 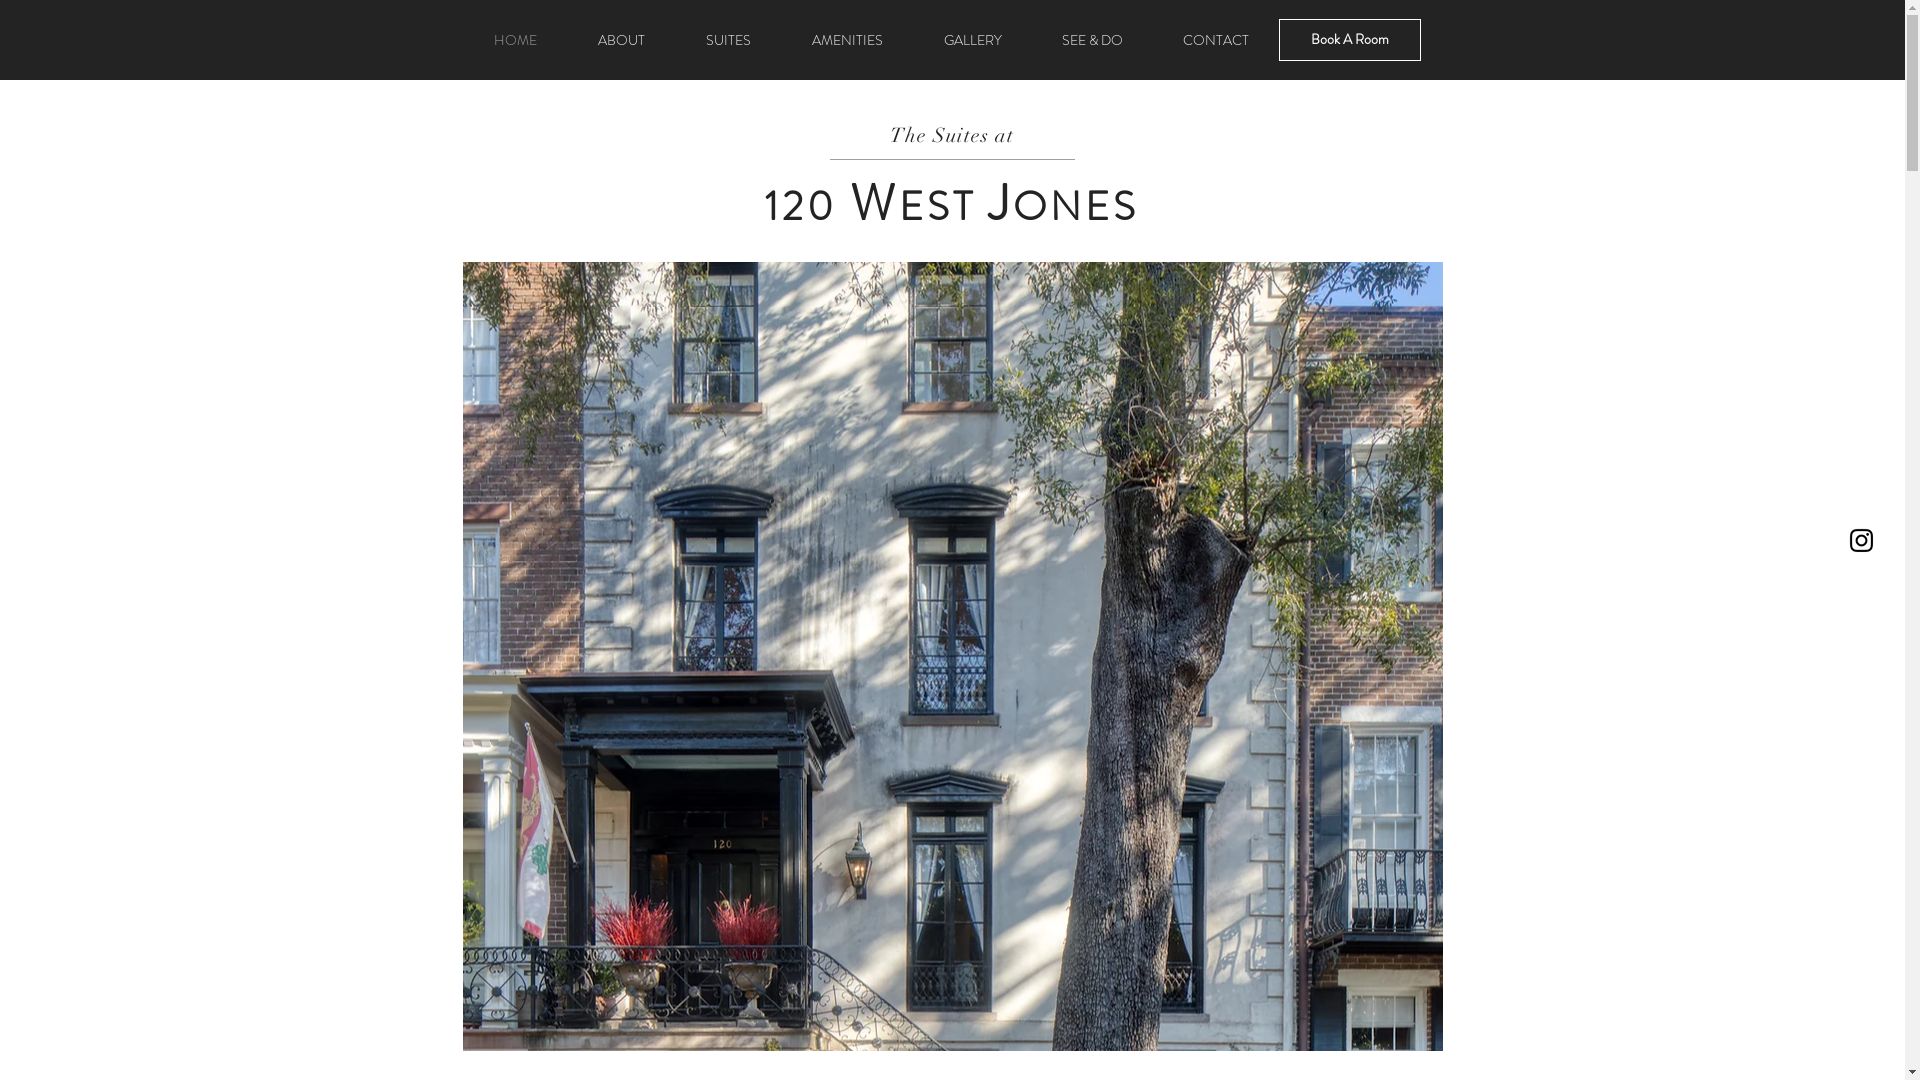 What do you see at coordinates (1348, 39) in the screenshot?
I see `'Book A Room'` at bounding box center [1348, 39].